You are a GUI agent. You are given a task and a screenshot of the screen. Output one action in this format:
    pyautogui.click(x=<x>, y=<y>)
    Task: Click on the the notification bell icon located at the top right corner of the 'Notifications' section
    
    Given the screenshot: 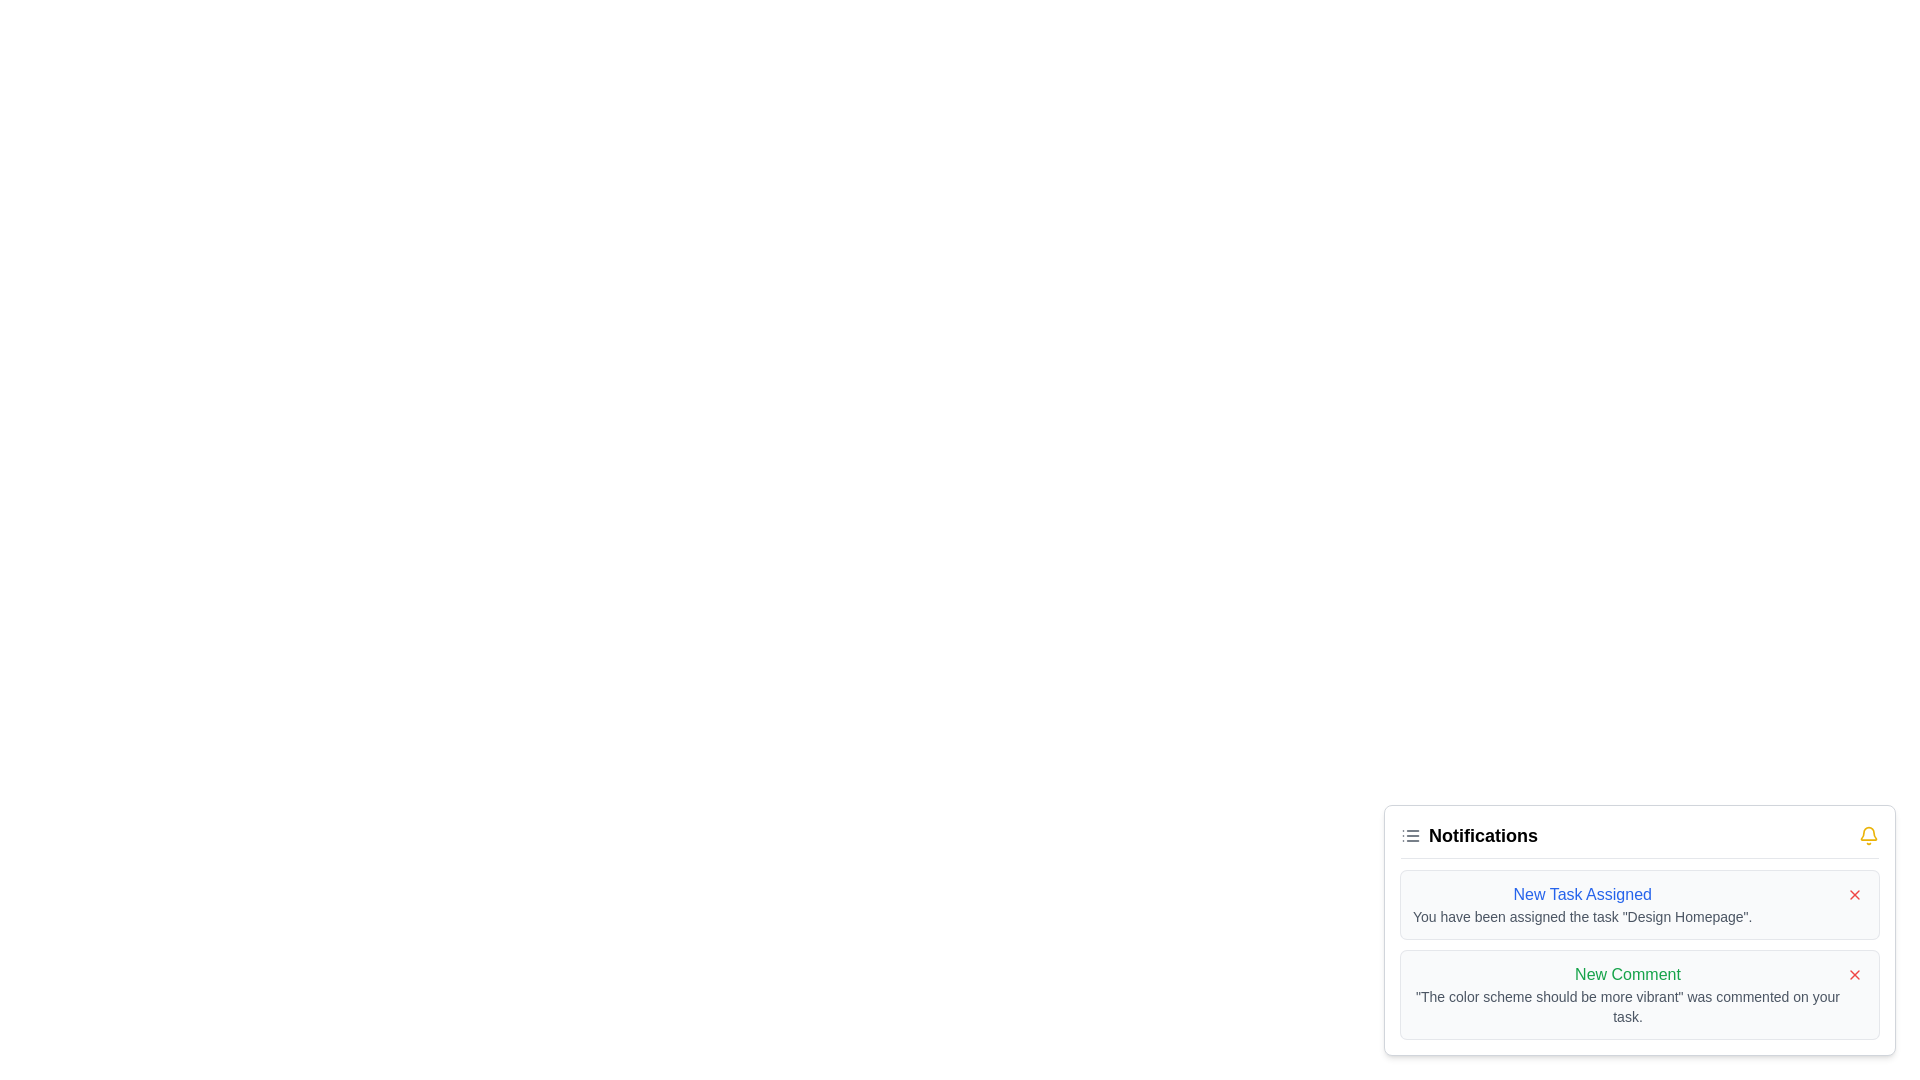 What is the action you would take?
    pyautogui.click(x=1867, y=836)
    